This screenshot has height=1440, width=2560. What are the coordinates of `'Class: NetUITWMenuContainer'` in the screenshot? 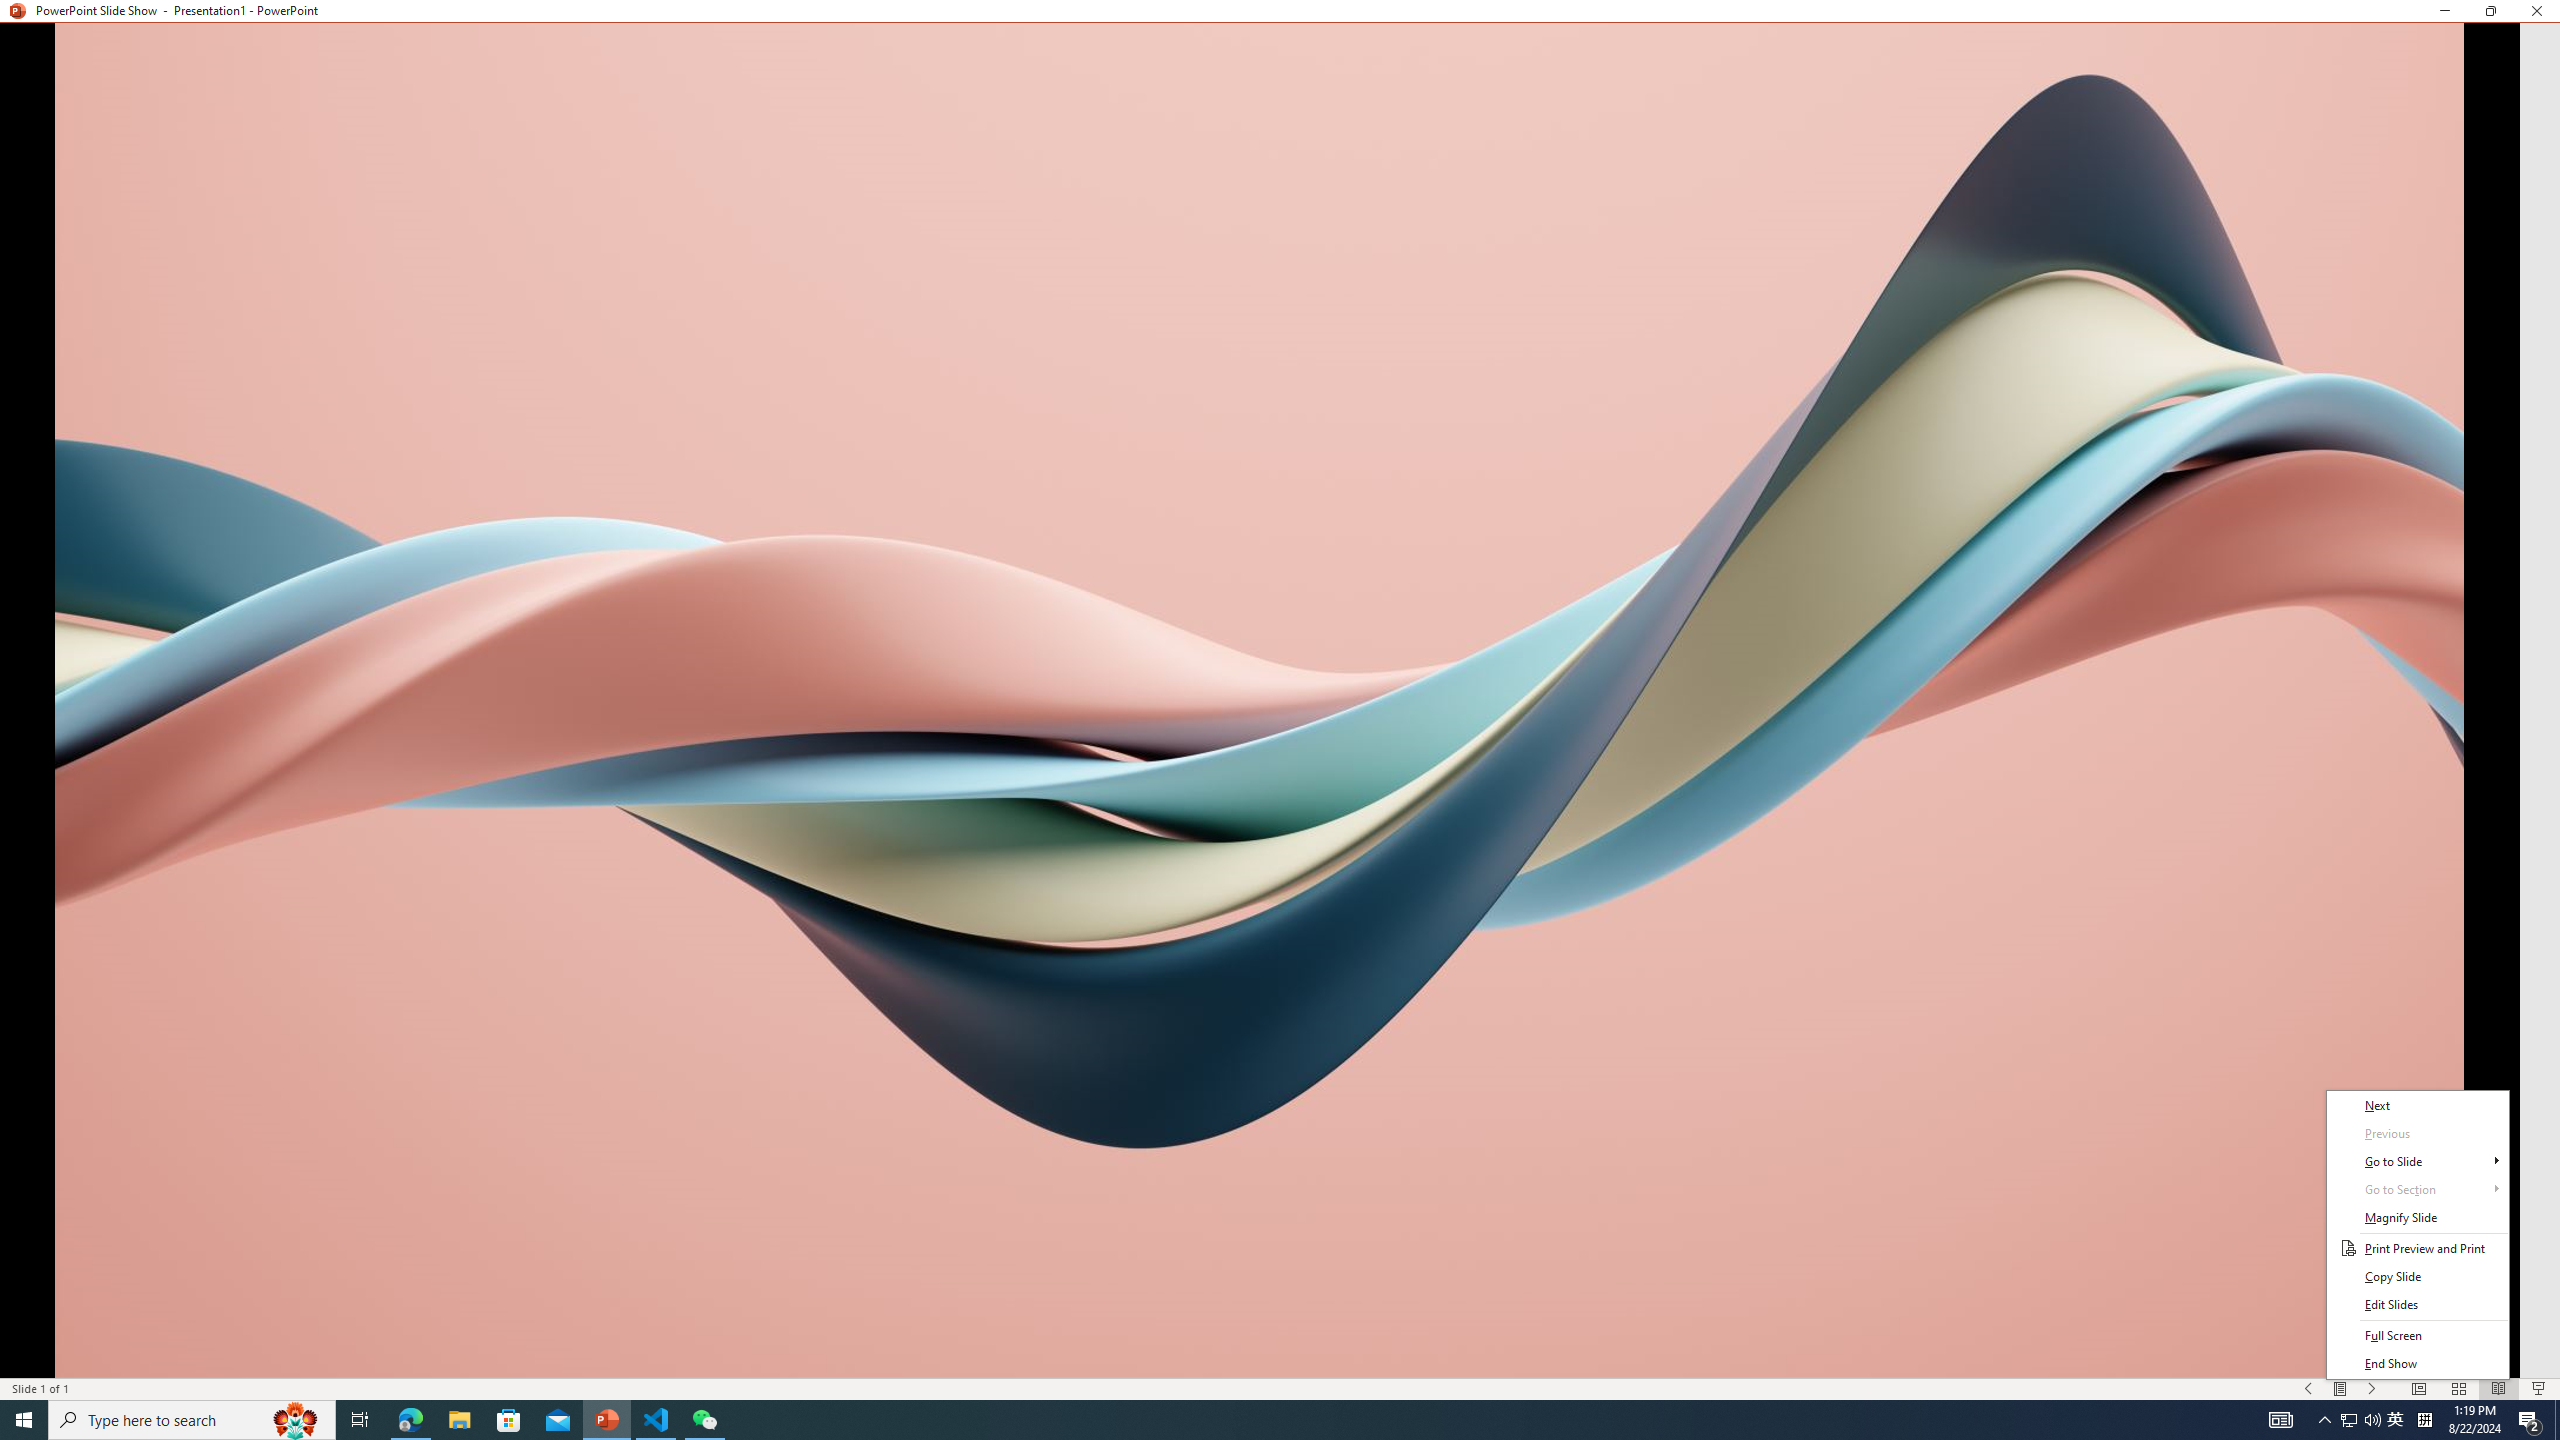 It's located at (2417, 1233).